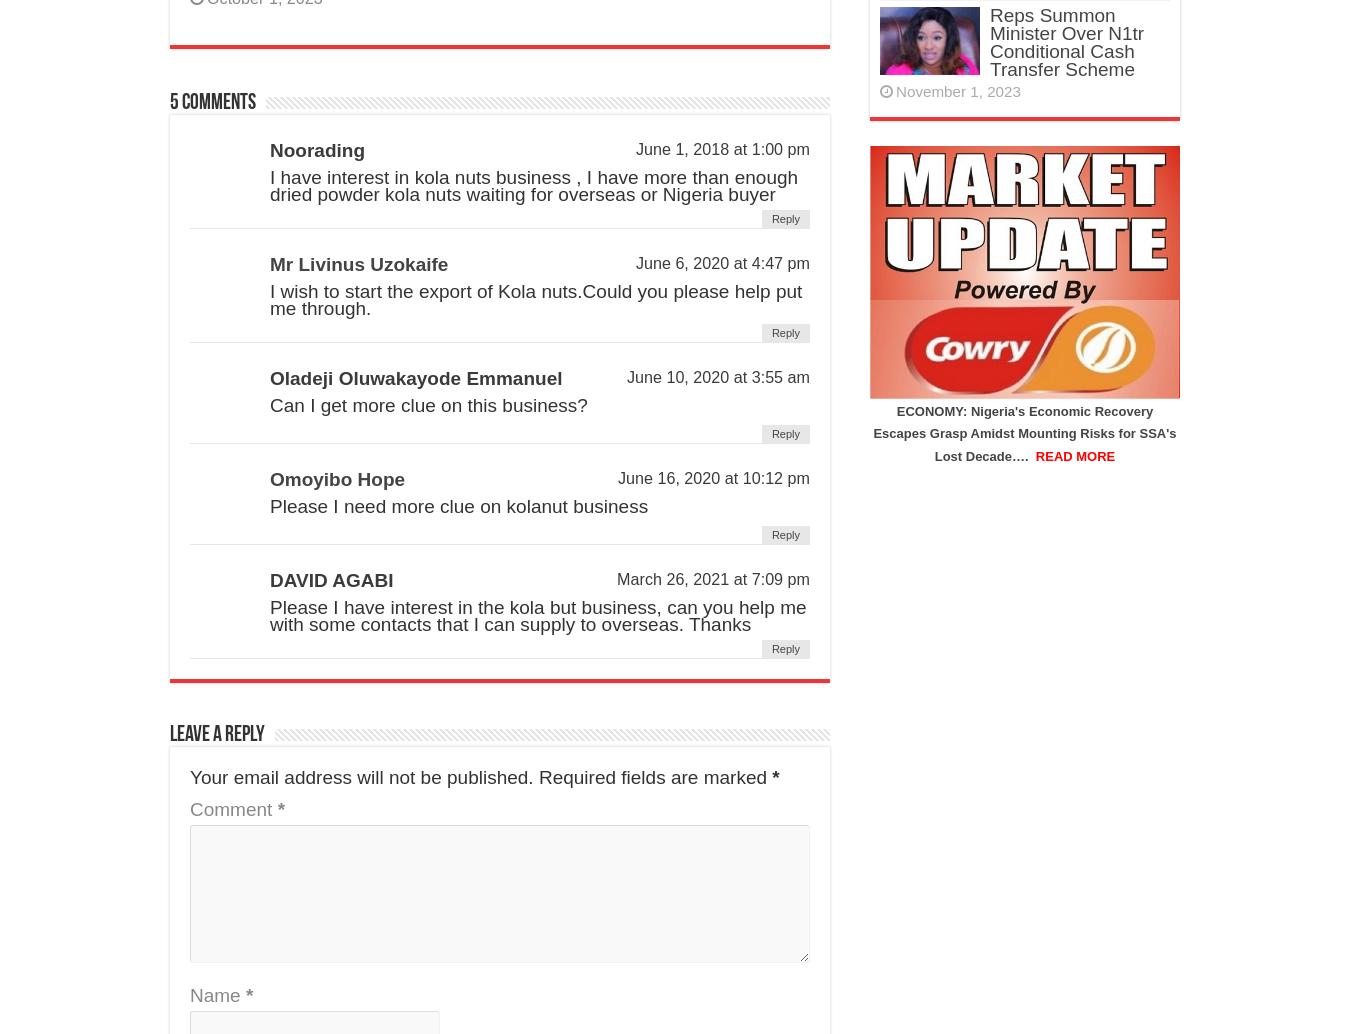 The image size is (1350, 1034). I want to click on 'ECONOMY: Nigeria's Economic Recovery Escapes Grasp Amidst Mounting Risks for SSA's Lost Decade….', so click(873, 432).